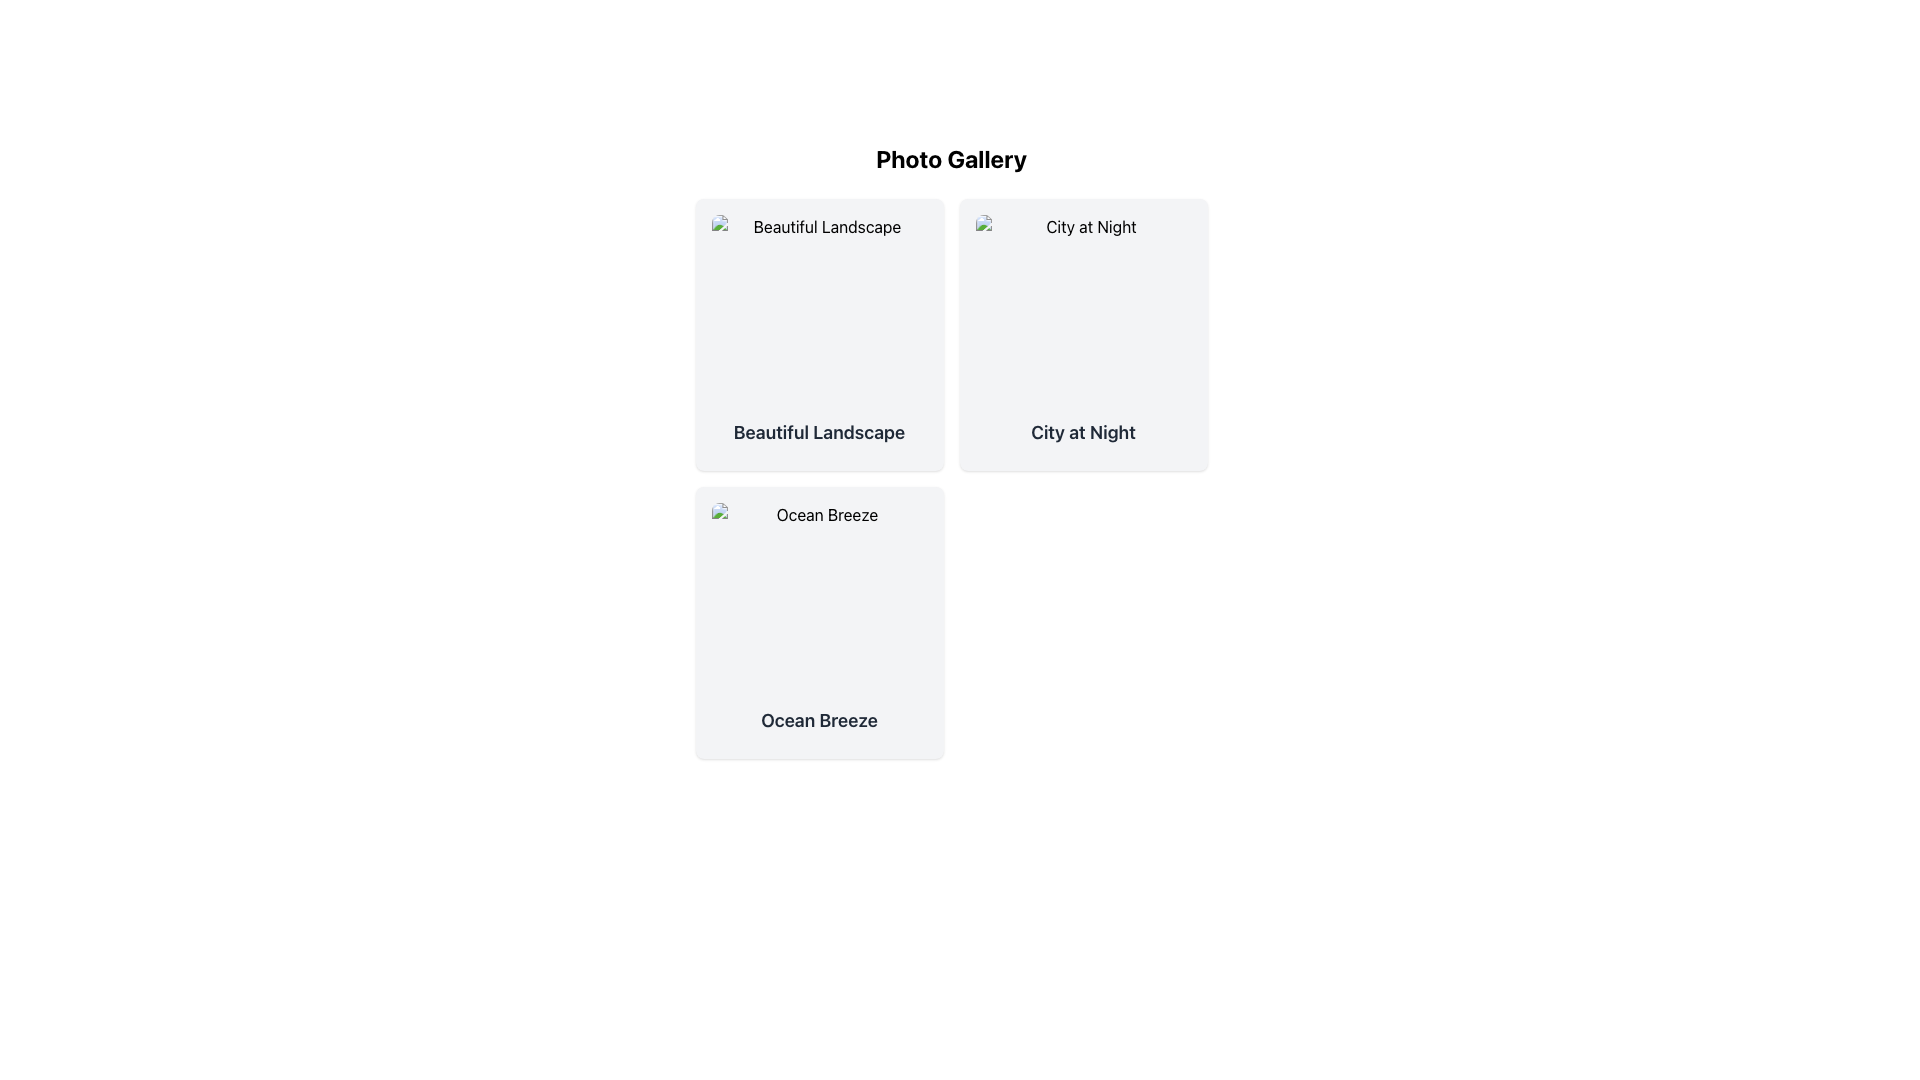 Image resolution: width=1920 pixels, height=1080 pixels. I want to click on the 'Ocean Breeze' card located in the bottom-left corner of the grid, so click(819, 622).